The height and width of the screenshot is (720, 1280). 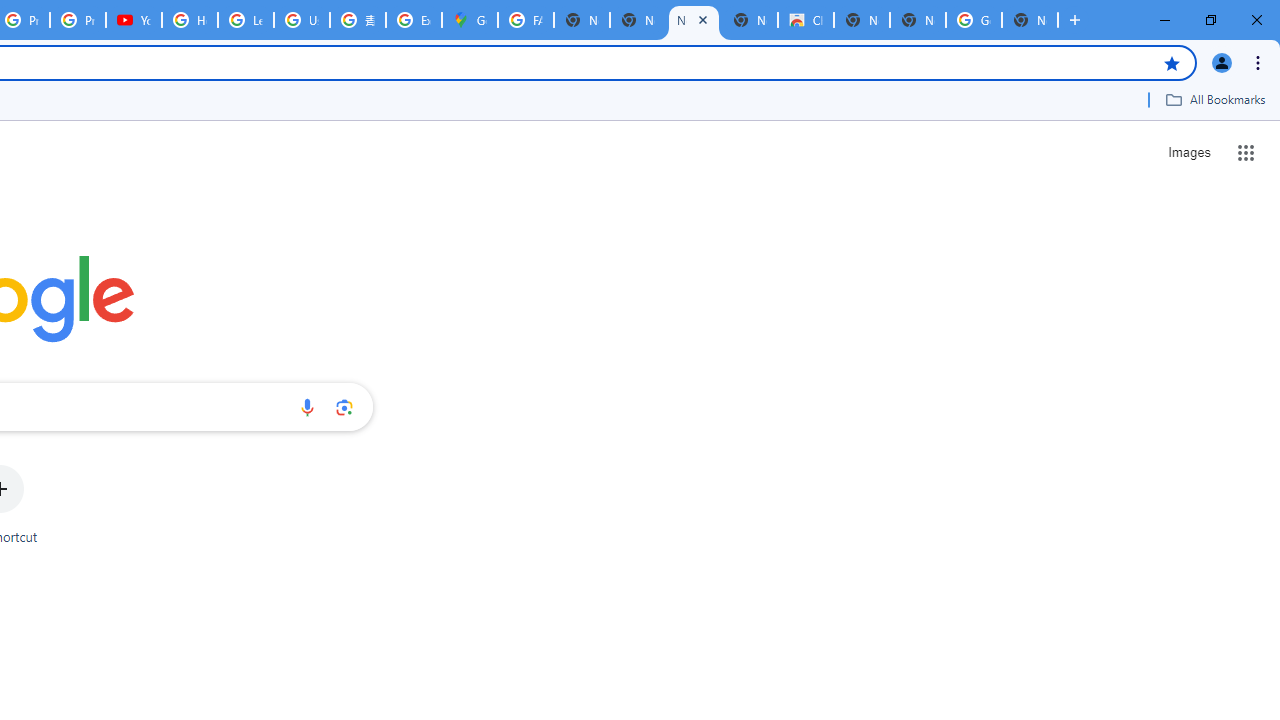 What do you see at coordinates (133, 20) in the screenshot?
I see `'YouTube'` at bounding box center [133, 20].